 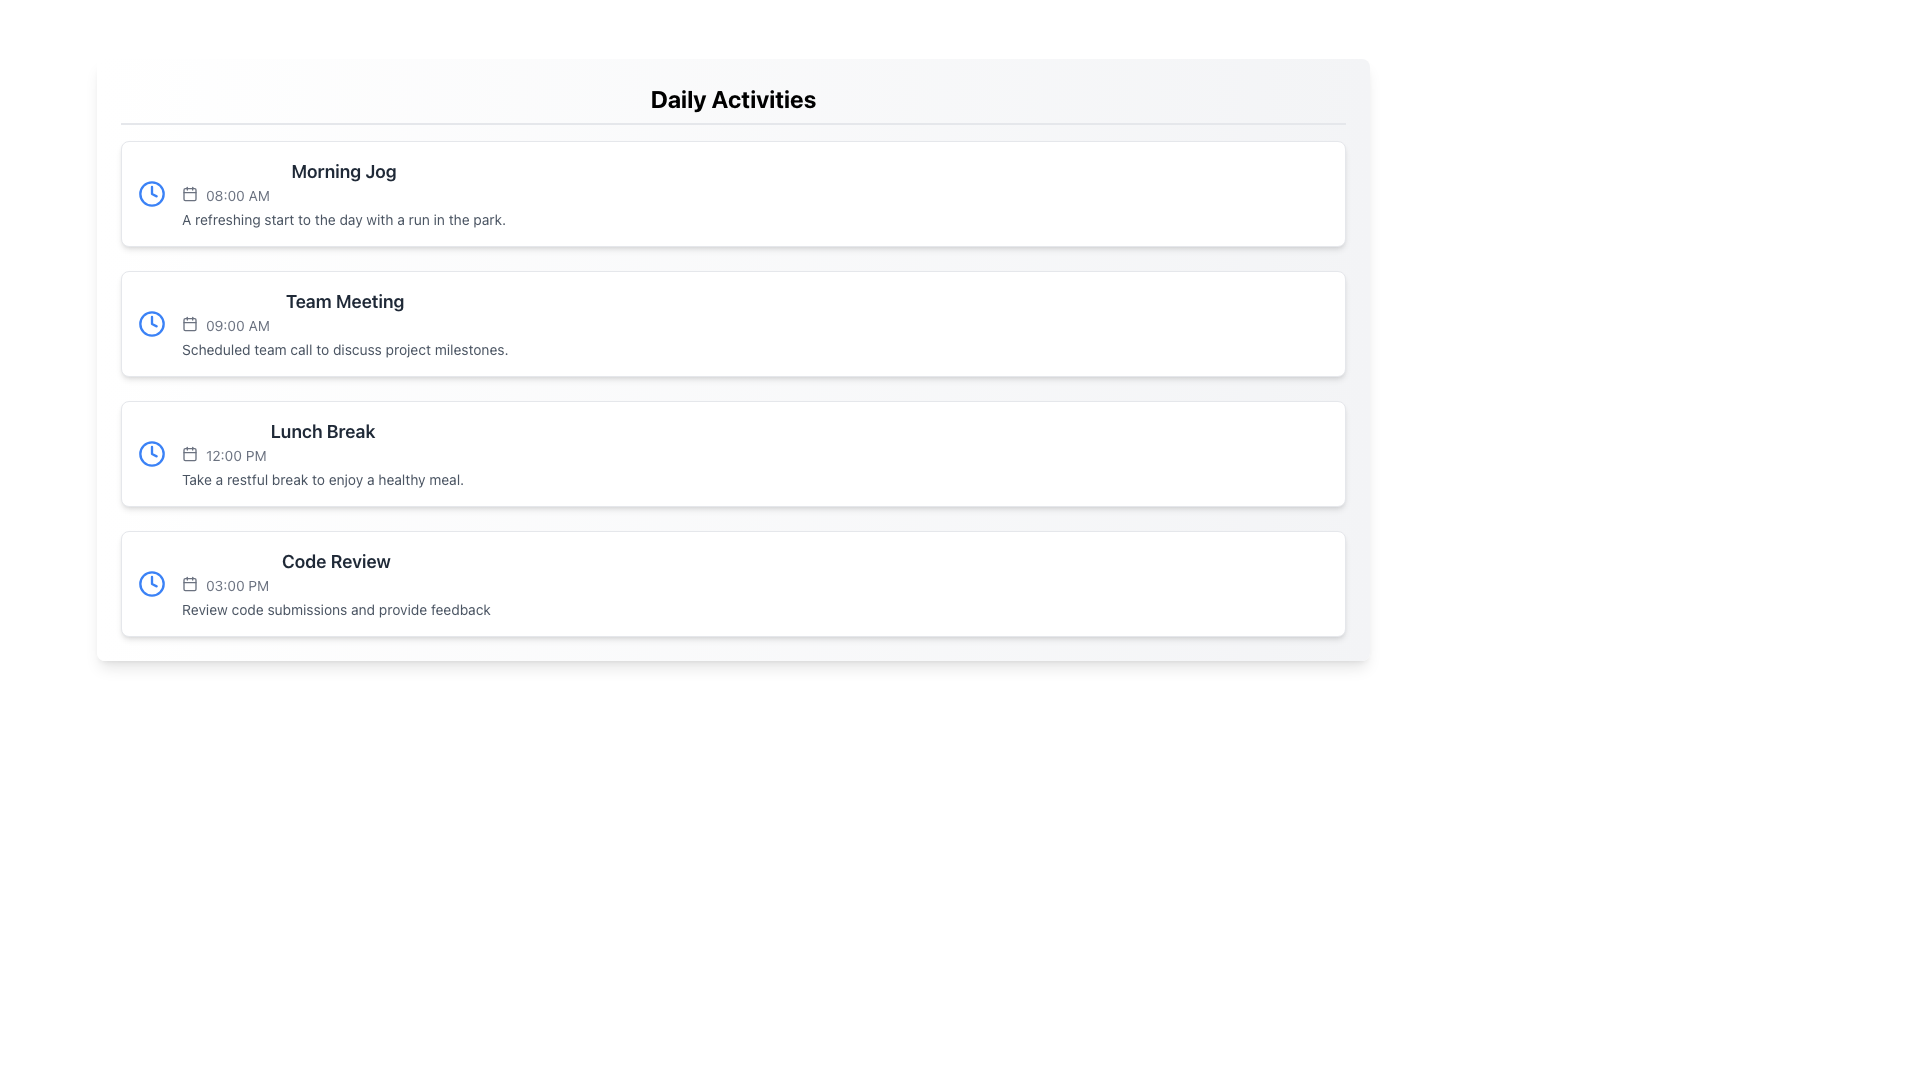 I want to click on the blue circular clock icon located in the second card under 'Daily Activities', aligned to the left of '09:00 AM' and 'Scheduled team call to discuss project milestones', so click(x=151, y=323).